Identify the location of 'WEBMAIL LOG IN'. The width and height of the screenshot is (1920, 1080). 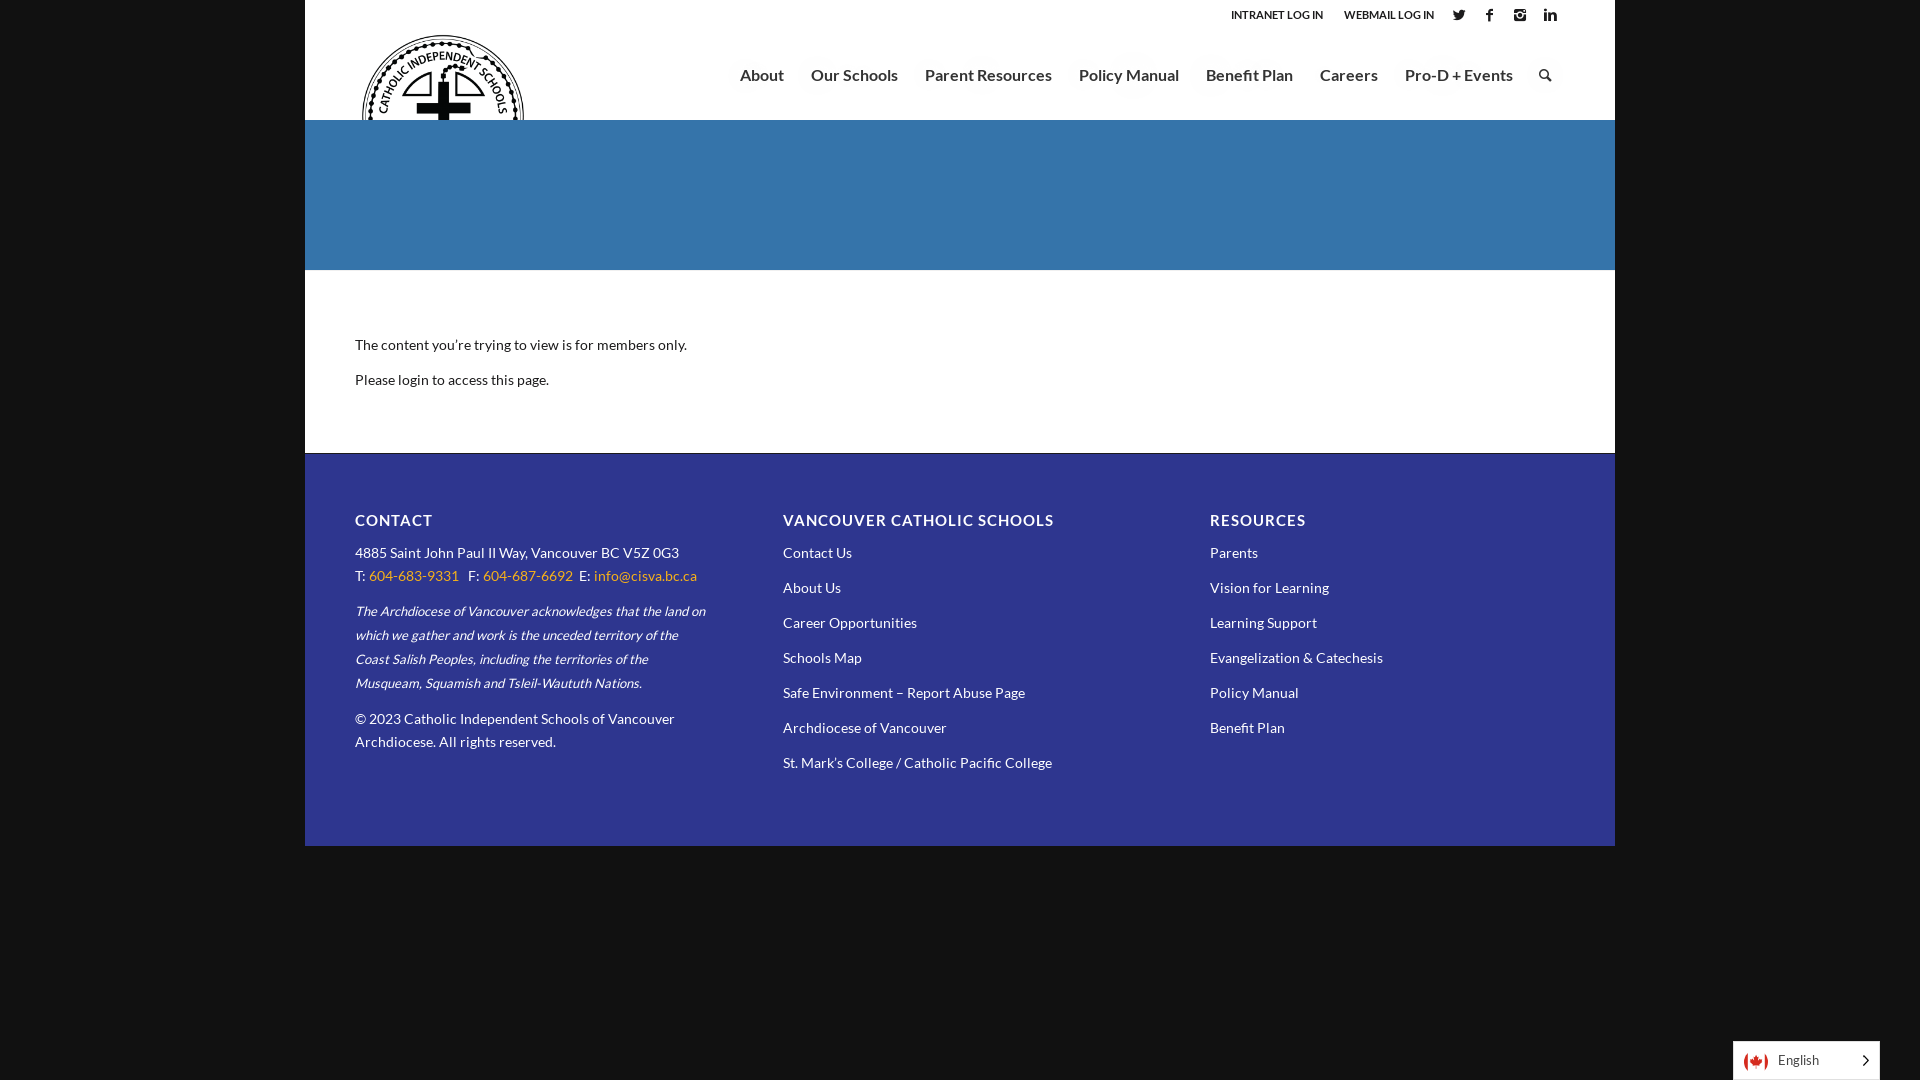
(1387, 14).